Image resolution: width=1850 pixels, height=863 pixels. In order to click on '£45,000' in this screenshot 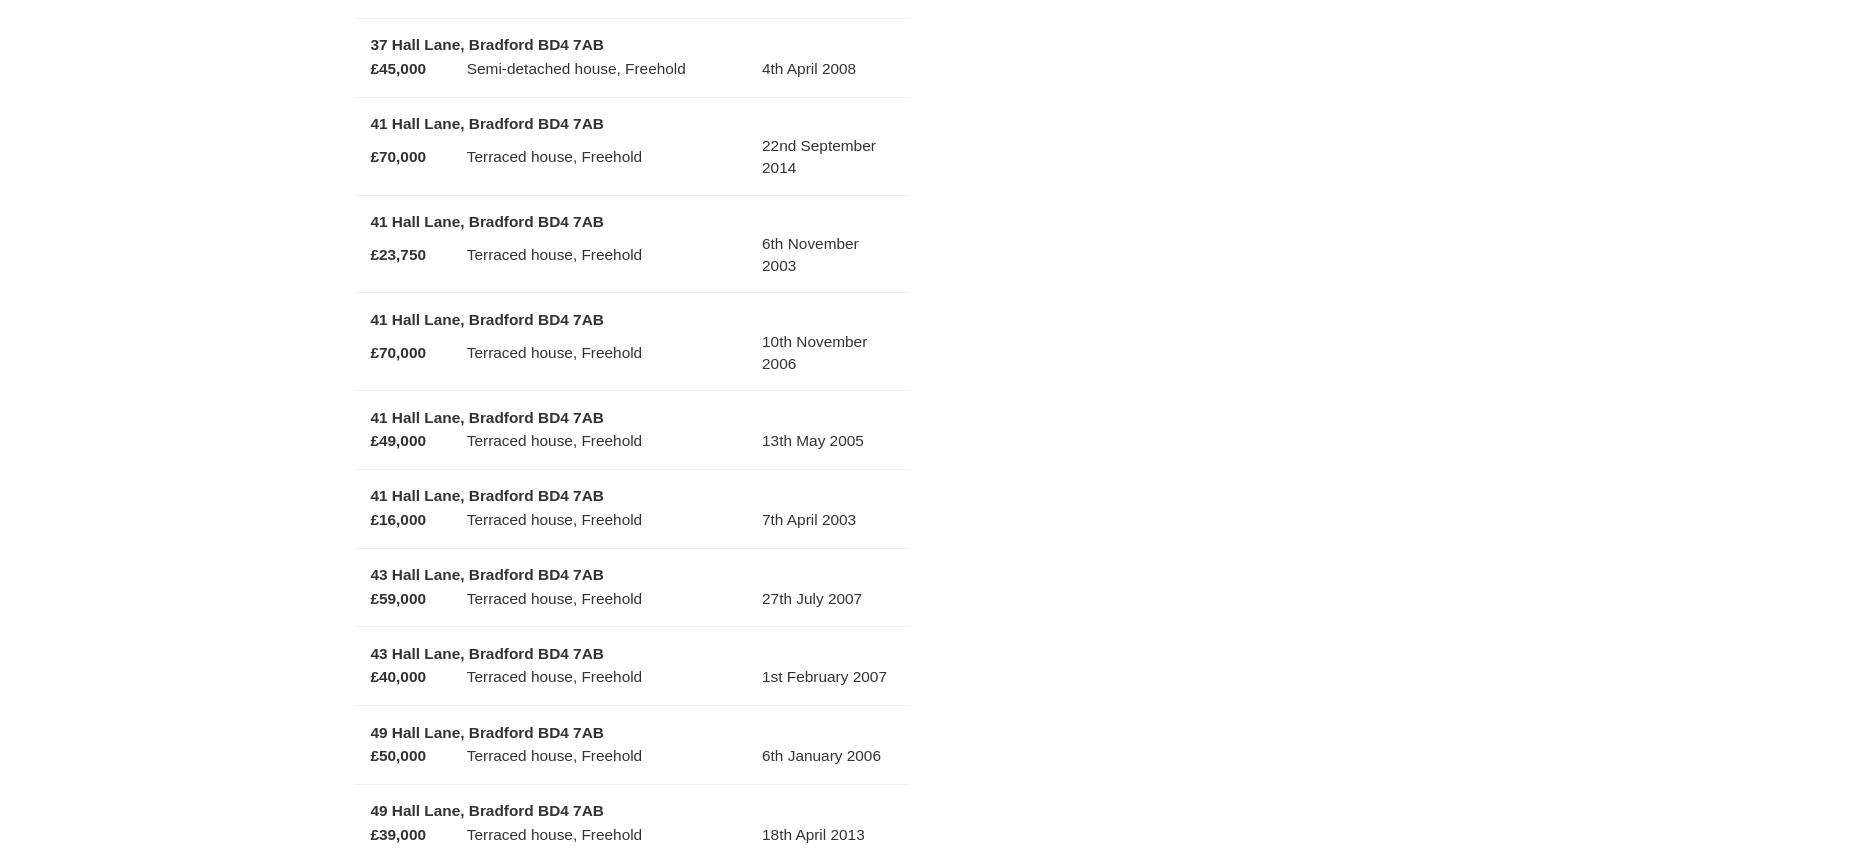, I will do `click(396, 67)`.